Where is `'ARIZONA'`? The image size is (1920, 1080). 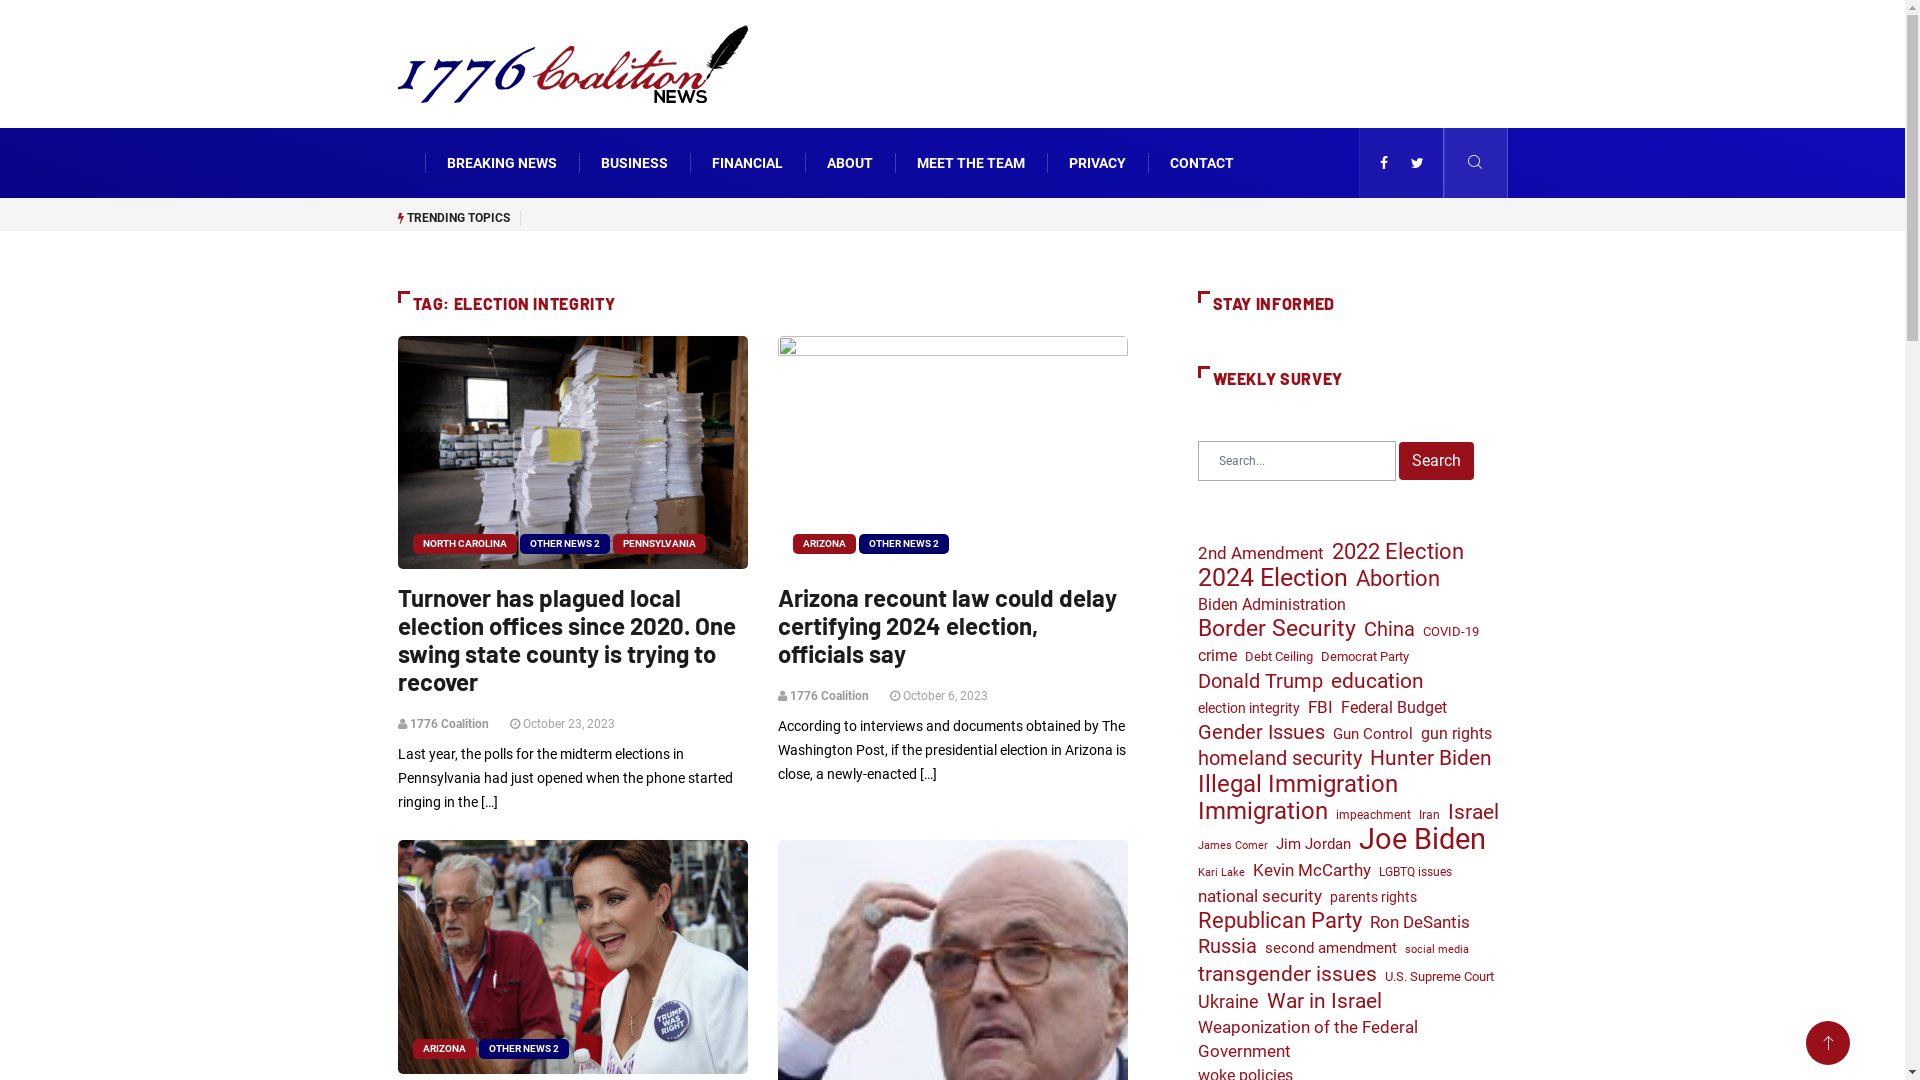
'ARIZONA' is located at coordinates (442, 1048).